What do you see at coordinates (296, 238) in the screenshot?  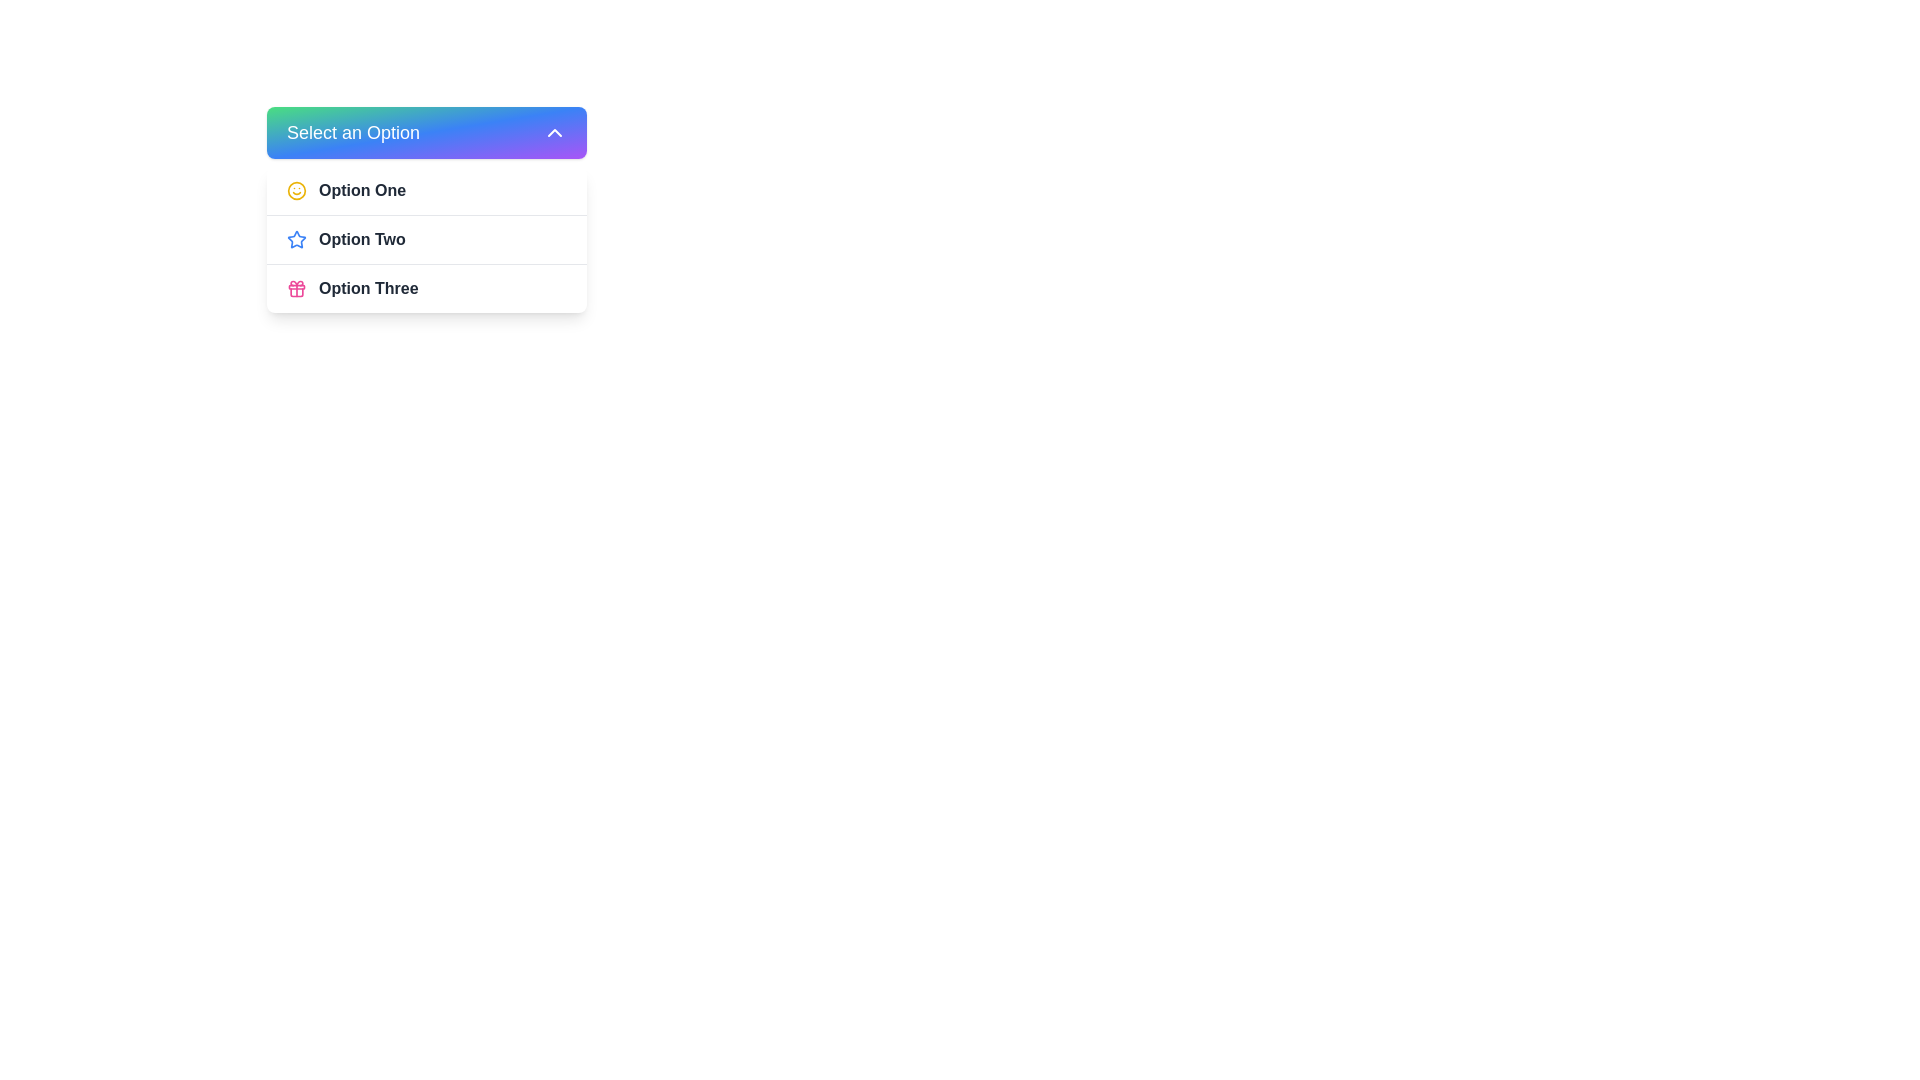 I see `the blue star icon located to the left of the text 'Option Two' in the dropdown menu` at bounding box center [296, 238].